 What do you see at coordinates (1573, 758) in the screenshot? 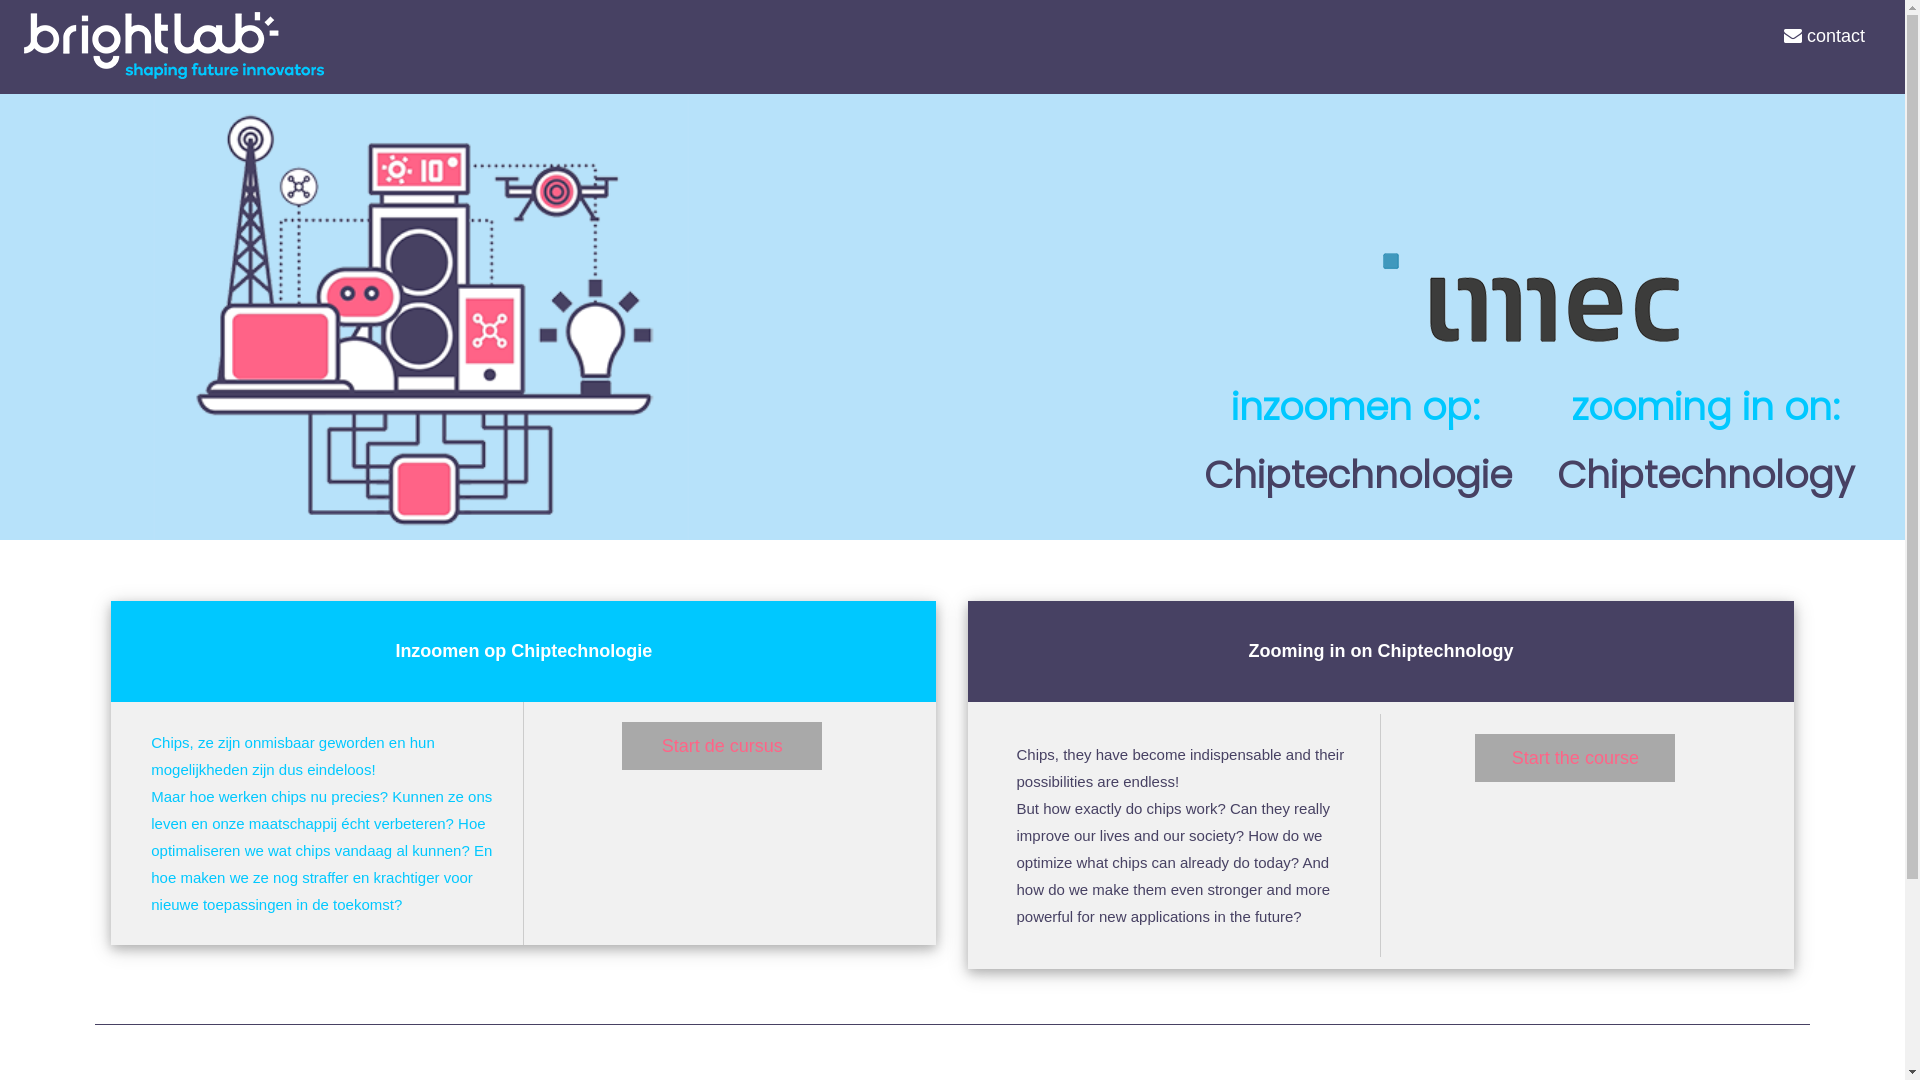
I see `'Start the course'` at bounding box center [1573, 758].